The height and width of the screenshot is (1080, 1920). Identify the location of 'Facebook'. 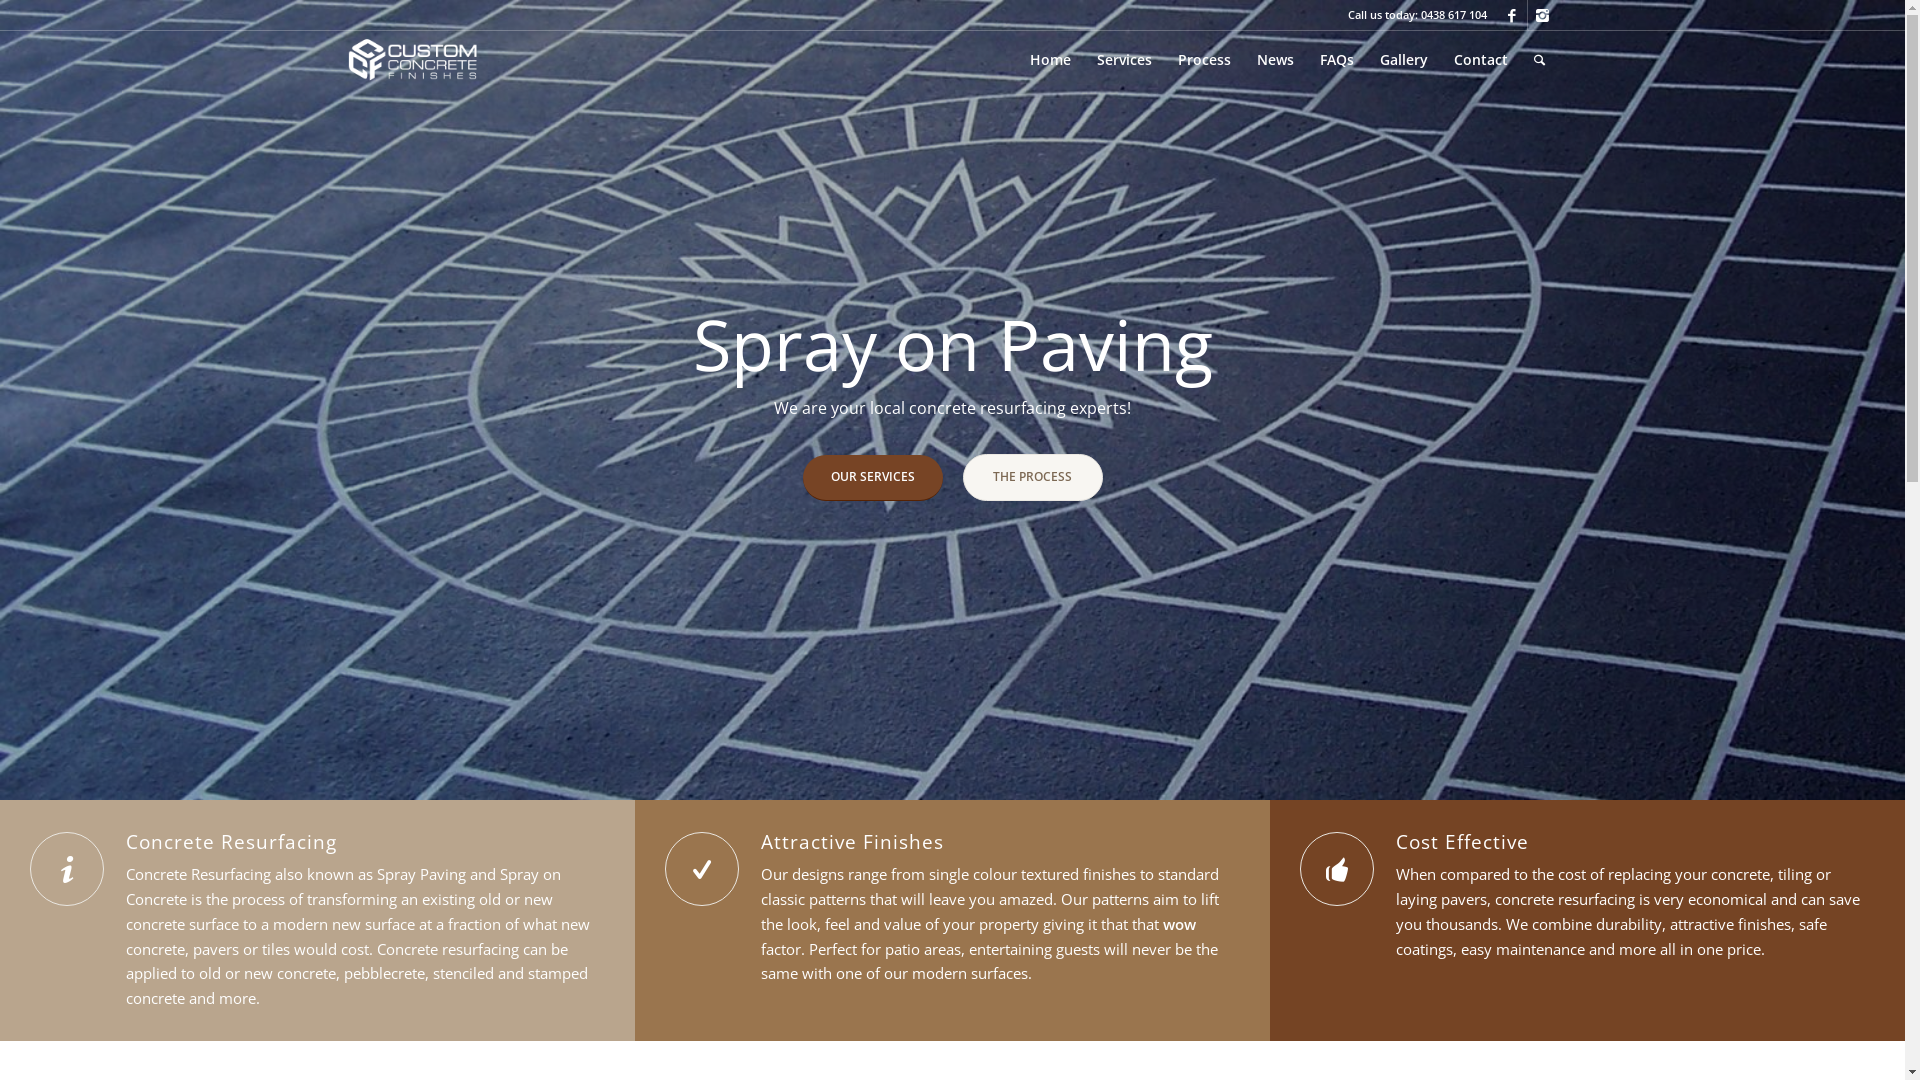
(1512, 15).